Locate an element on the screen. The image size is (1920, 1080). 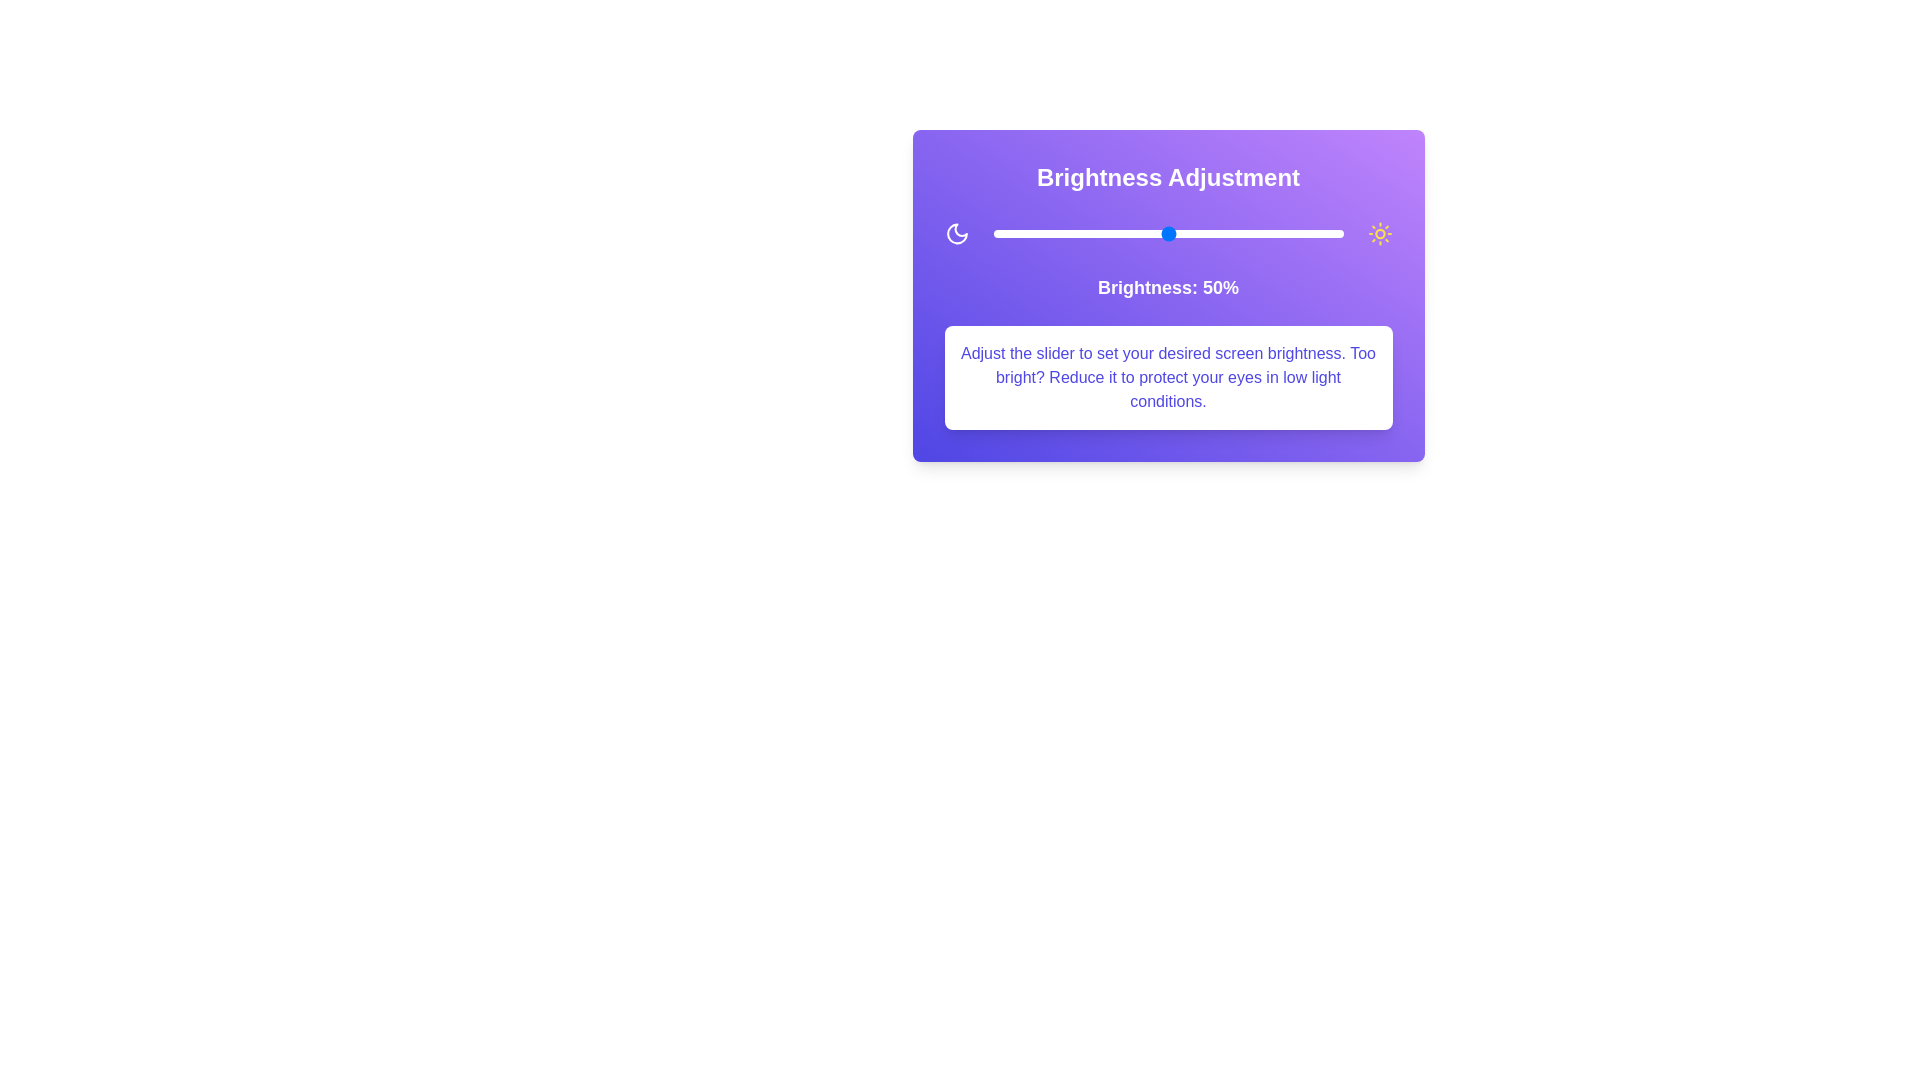
the brightness slider to set it to 92% is located at coordinates (1315, 233).